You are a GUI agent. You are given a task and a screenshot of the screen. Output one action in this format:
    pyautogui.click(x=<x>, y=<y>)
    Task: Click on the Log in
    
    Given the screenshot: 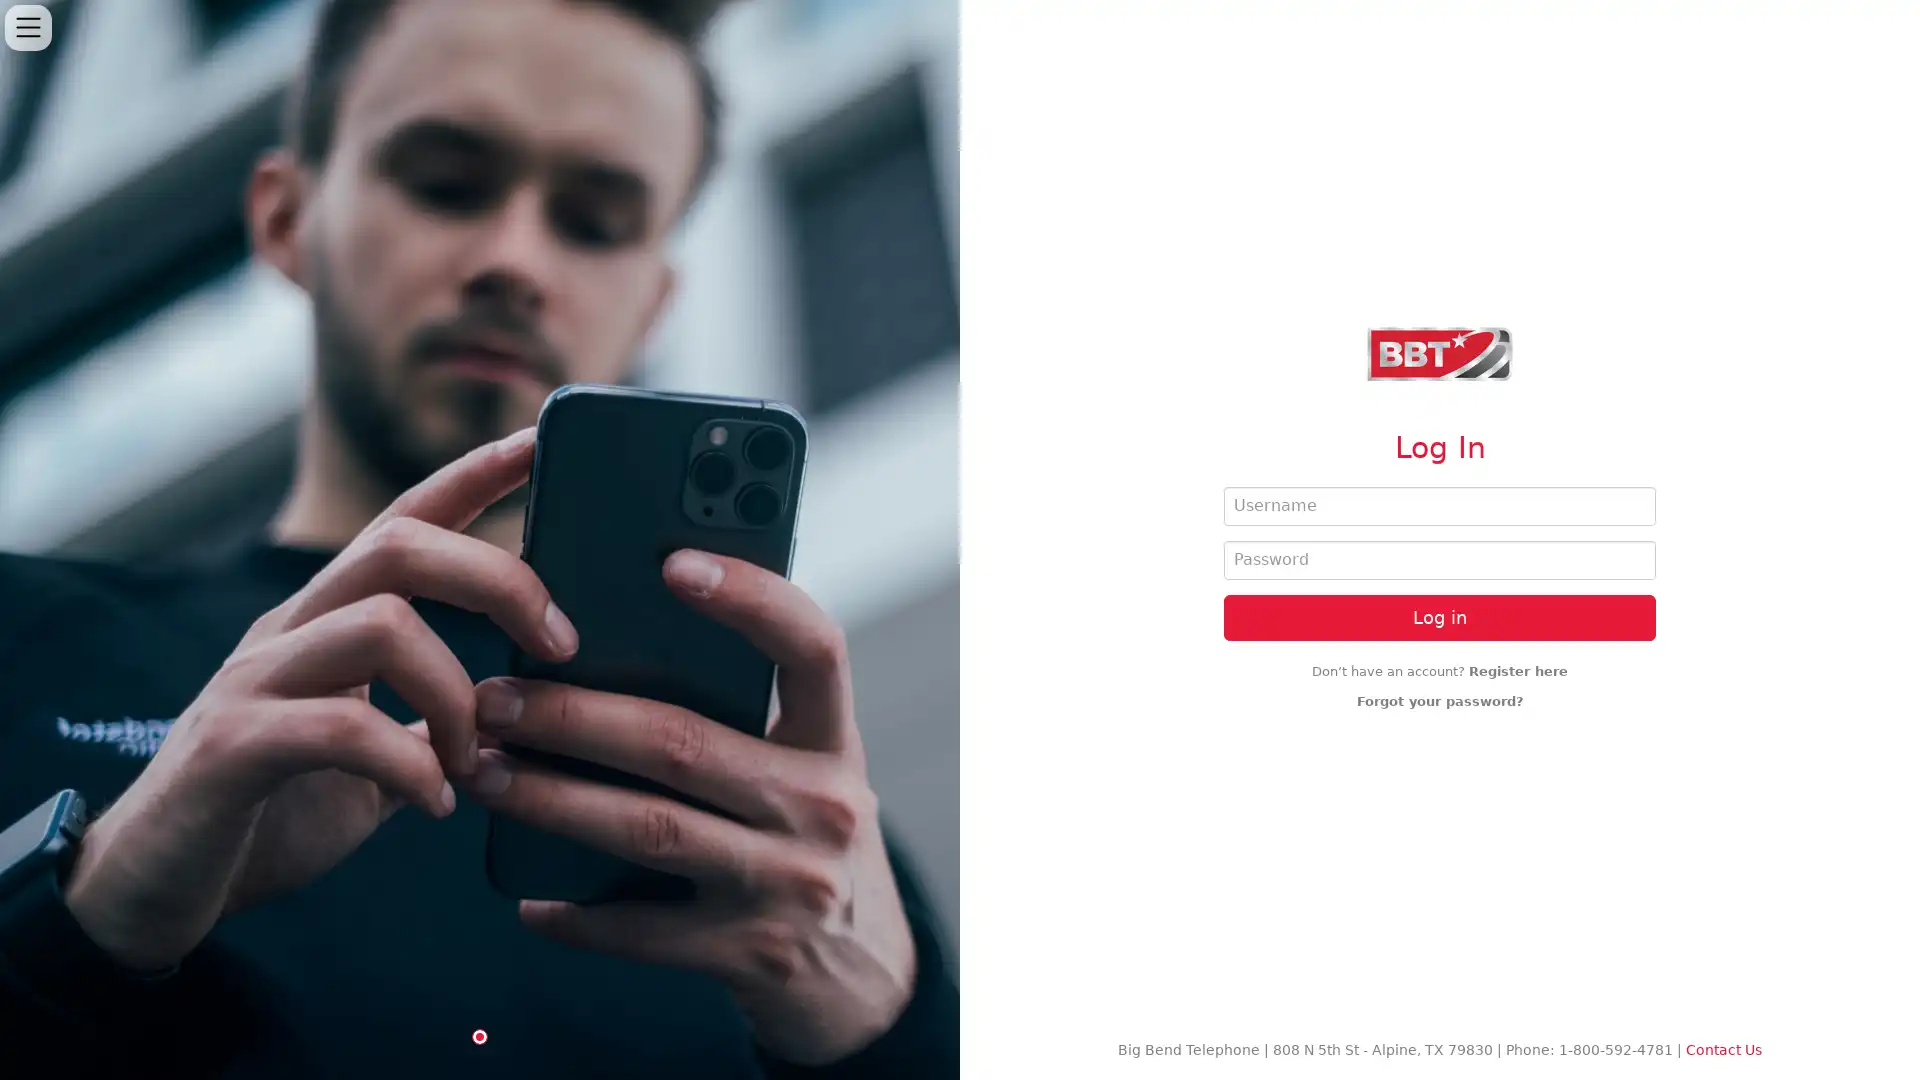 What is the action you would take?
    pyautogui.click(x=1440, y=616)
    